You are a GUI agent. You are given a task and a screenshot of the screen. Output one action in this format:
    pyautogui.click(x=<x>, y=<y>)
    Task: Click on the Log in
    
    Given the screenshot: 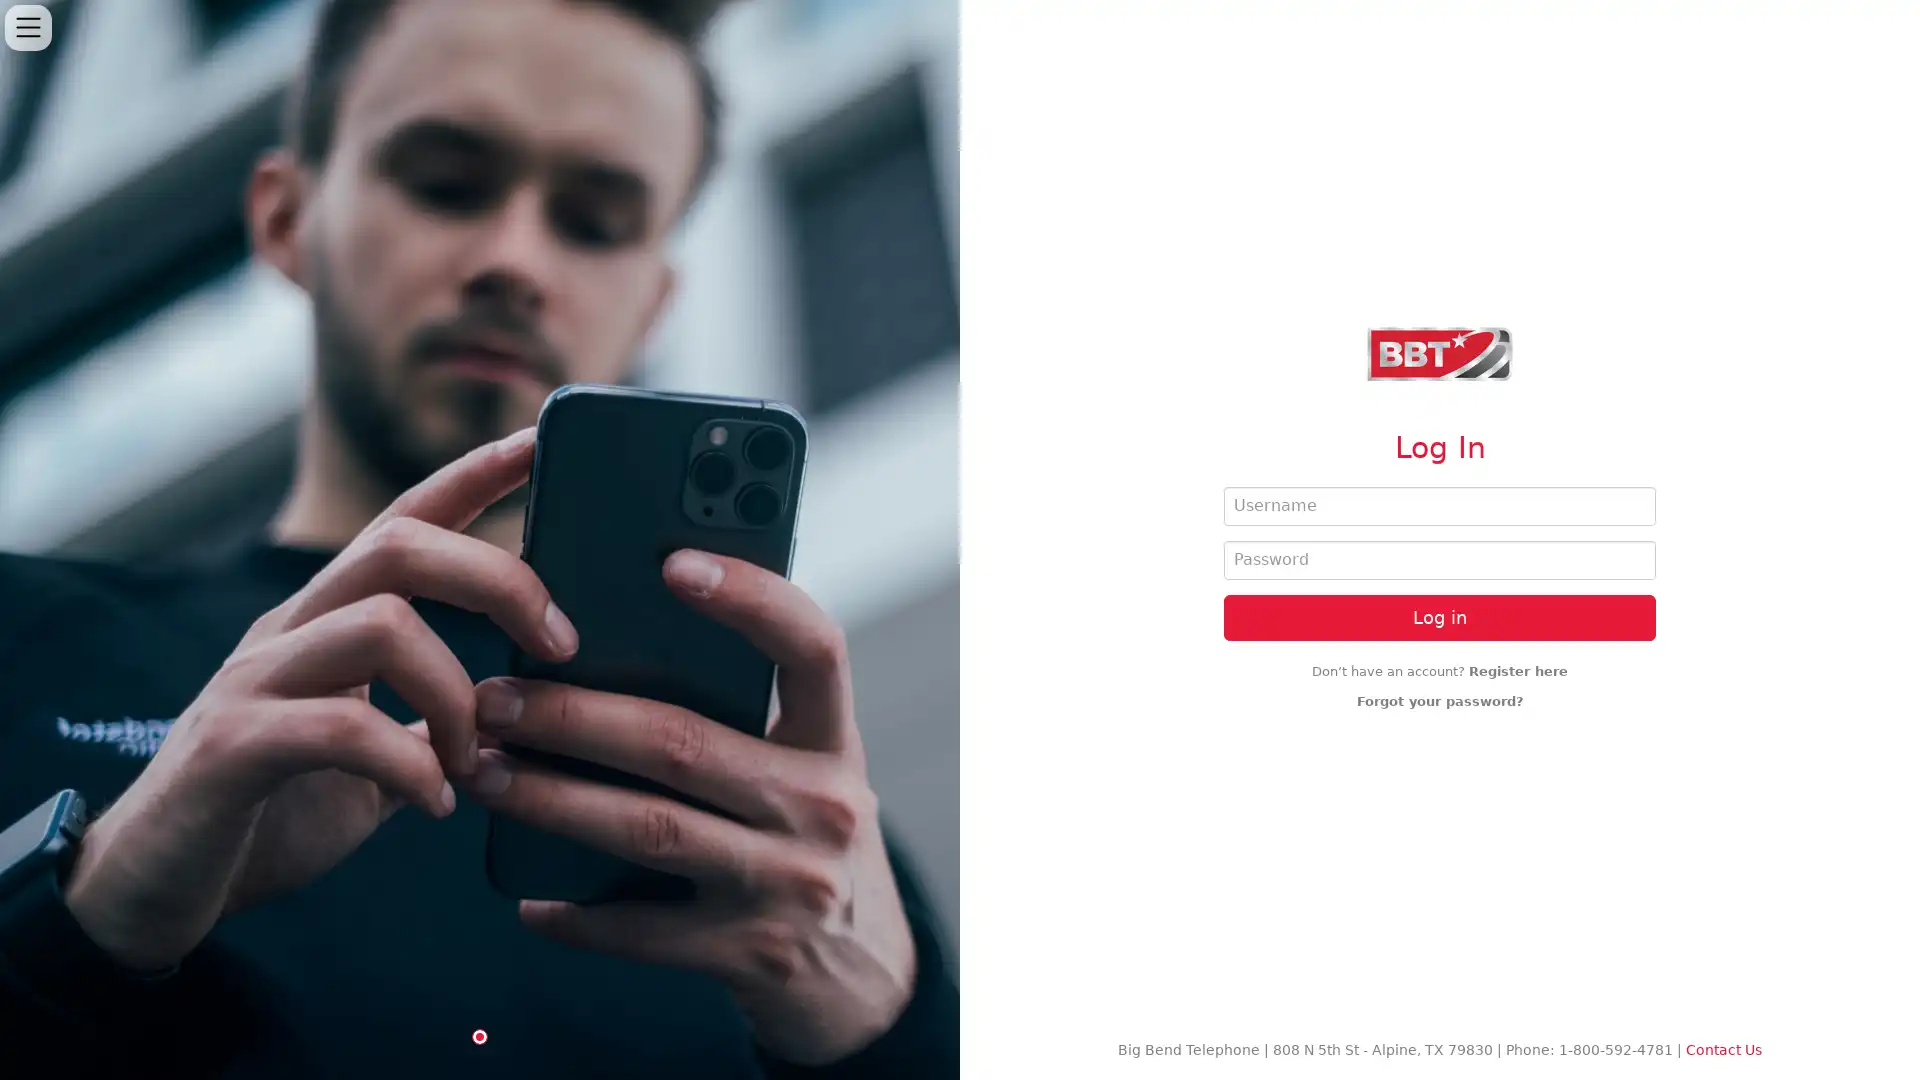 What is the action you would take?
    pyautogui.click(x=1440, y=616)
    